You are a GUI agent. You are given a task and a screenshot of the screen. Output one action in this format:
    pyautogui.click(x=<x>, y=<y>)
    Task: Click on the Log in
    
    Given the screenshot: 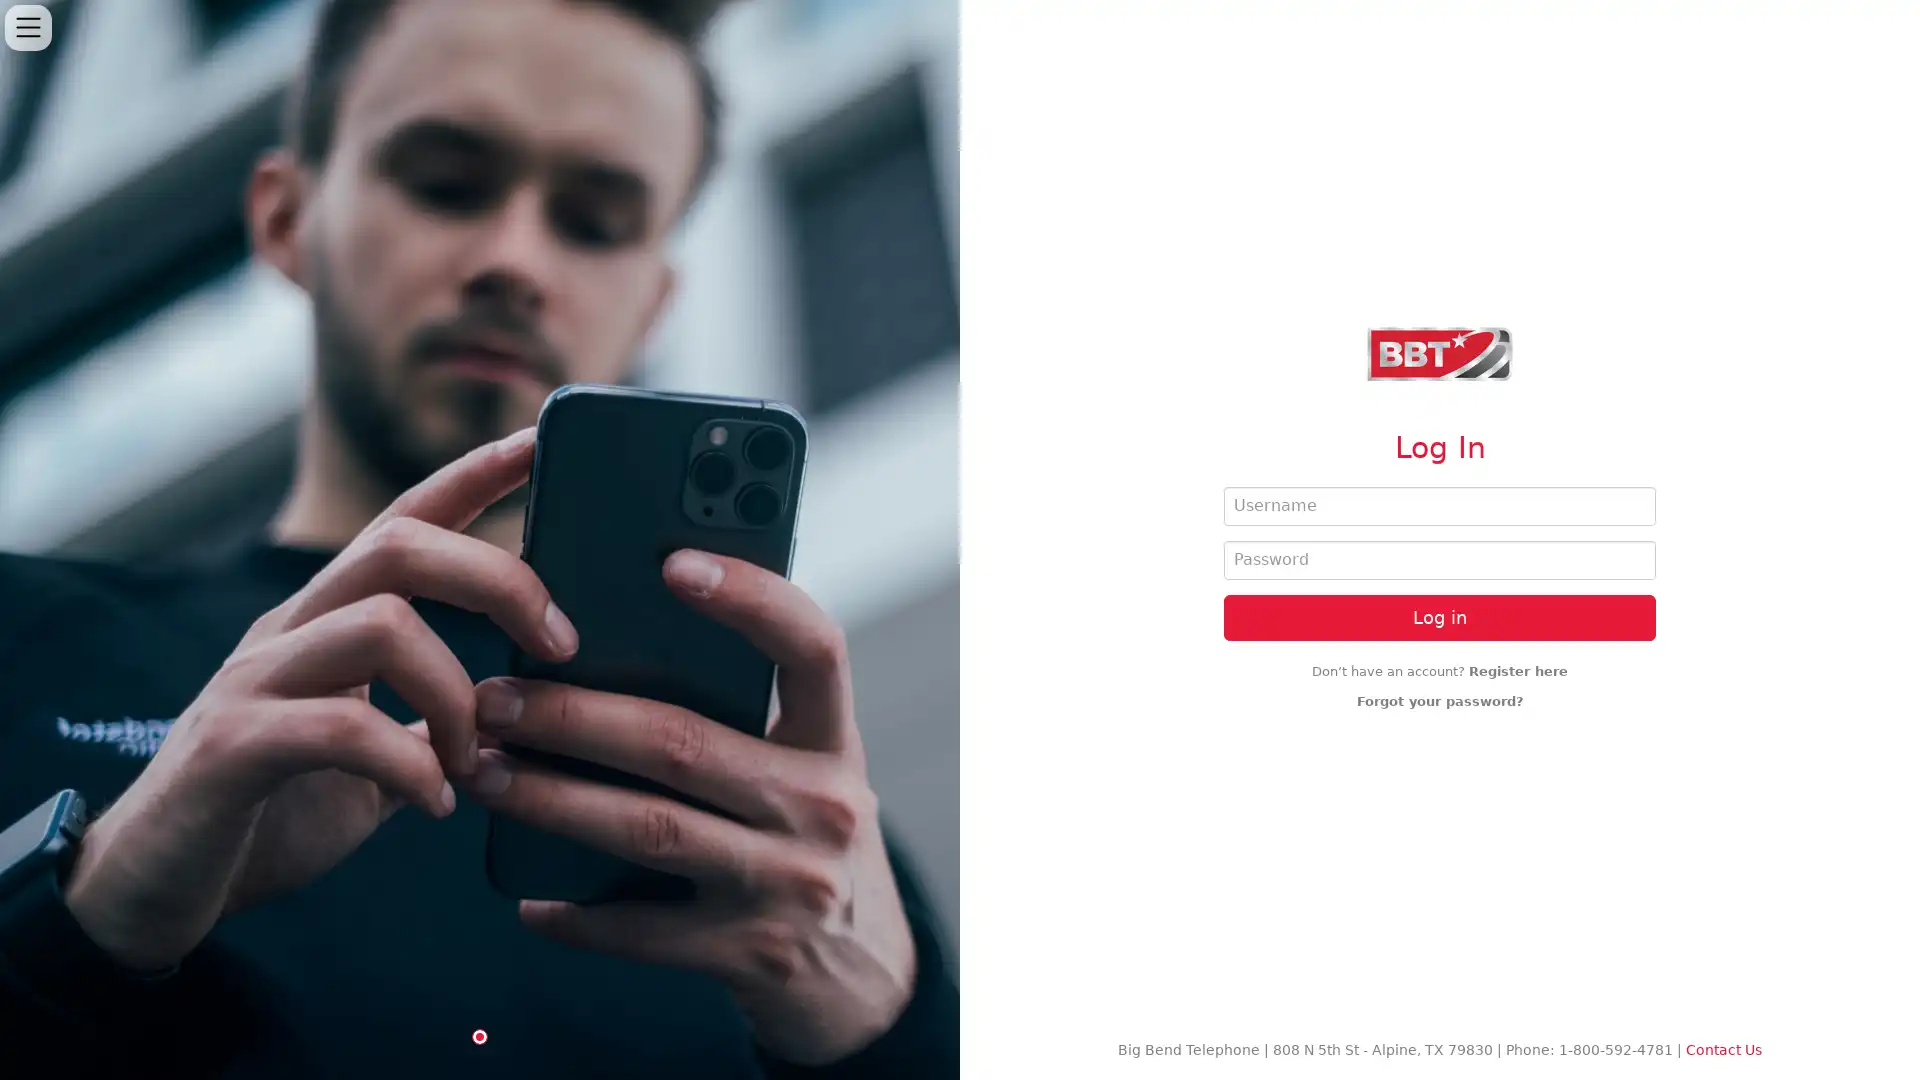 What is the action you would take?
    pyautogui.click(x=1440, y=616)
    